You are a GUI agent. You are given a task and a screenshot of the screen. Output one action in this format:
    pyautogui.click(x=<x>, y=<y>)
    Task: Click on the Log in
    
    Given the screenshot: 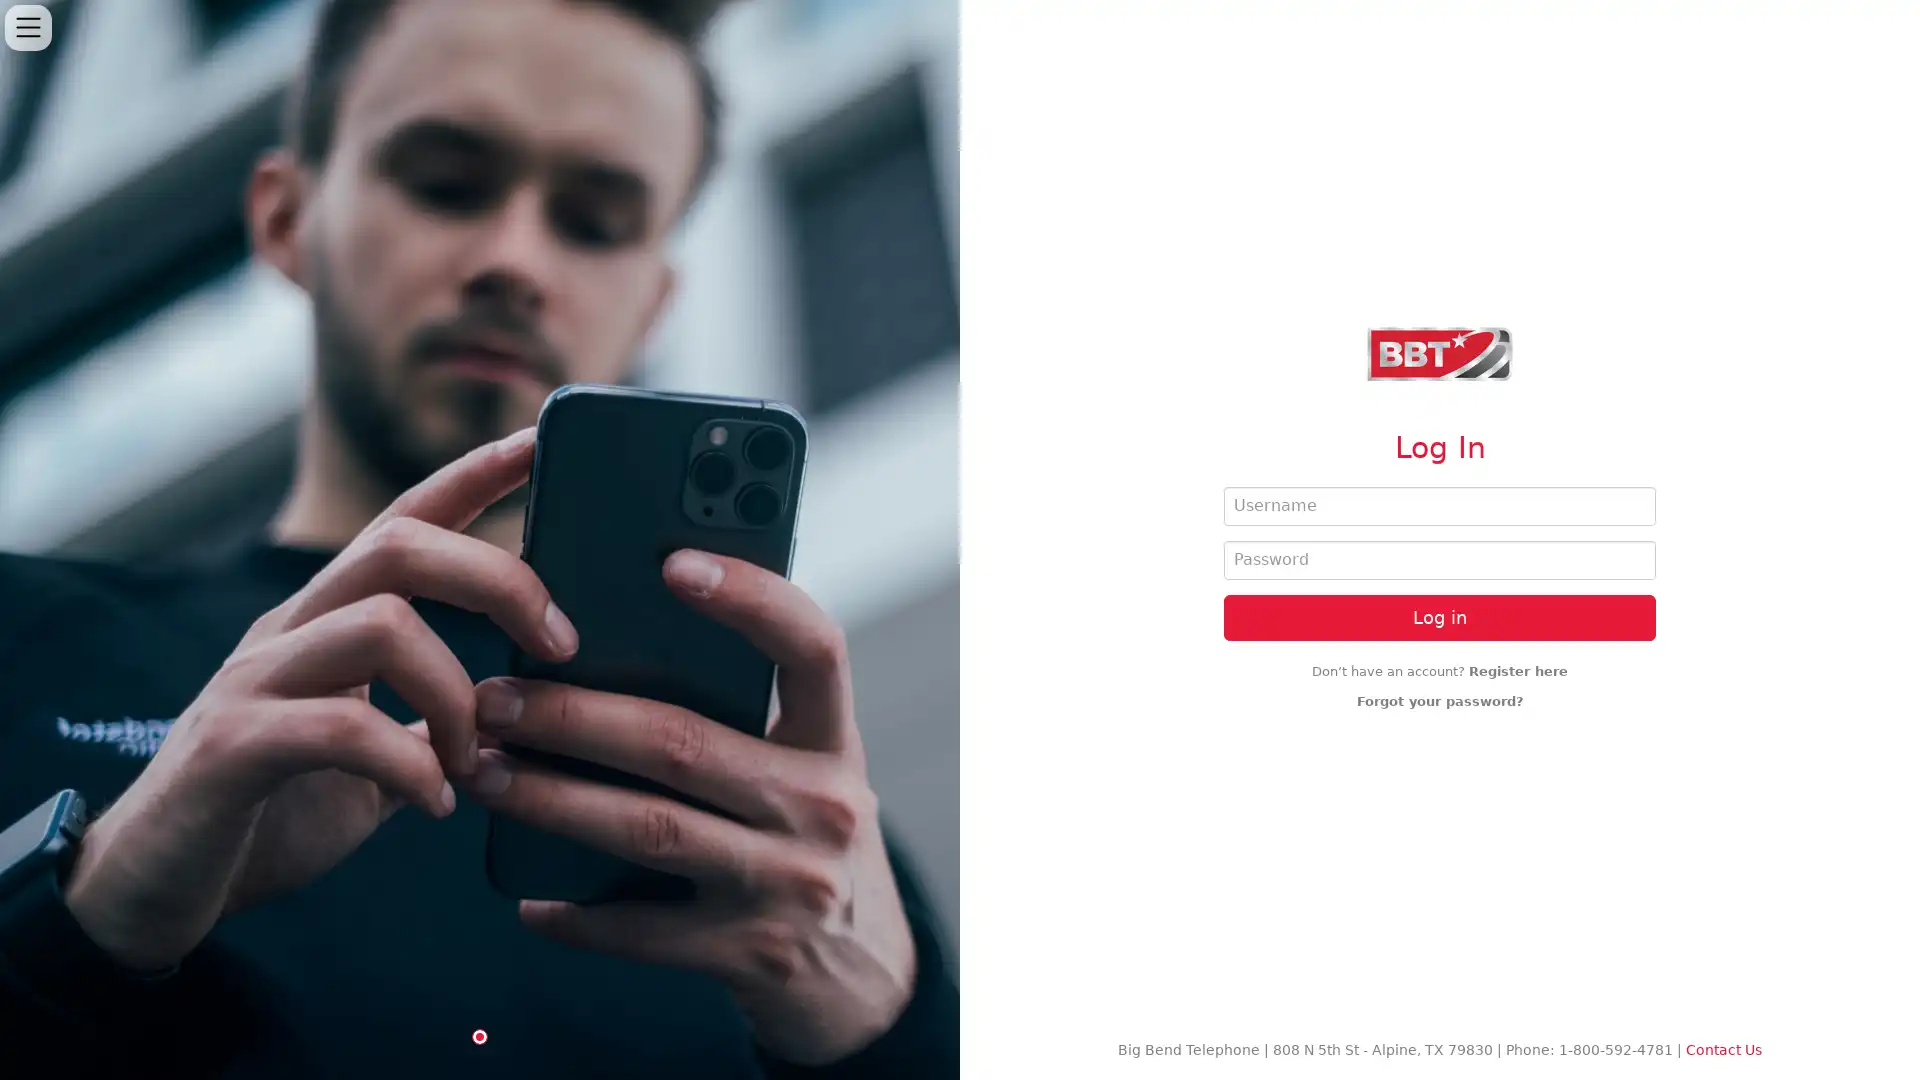 What is the action you would take?
    pyautogui.click(x=1440, y=616)
    